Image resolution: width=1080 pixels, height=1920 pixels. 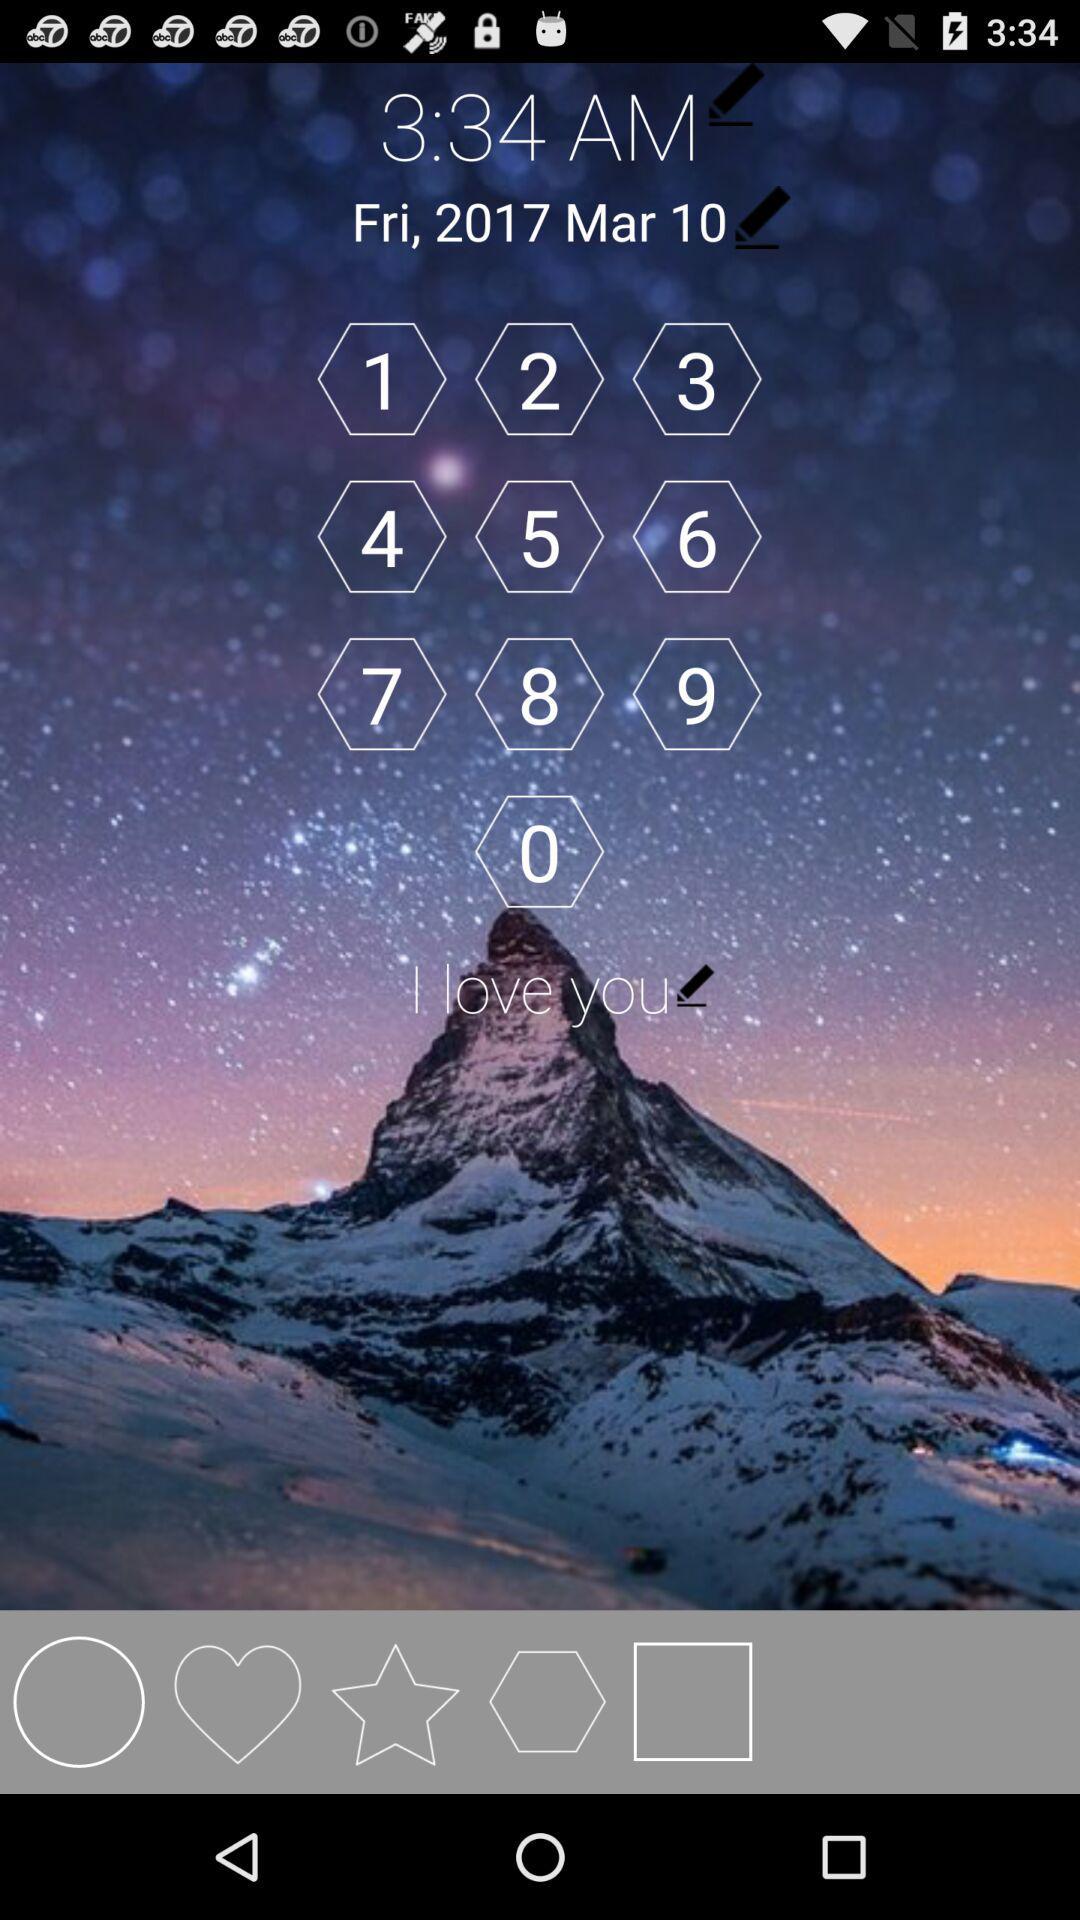 I want to click on button below 8 item, so click(x=538, y=851).